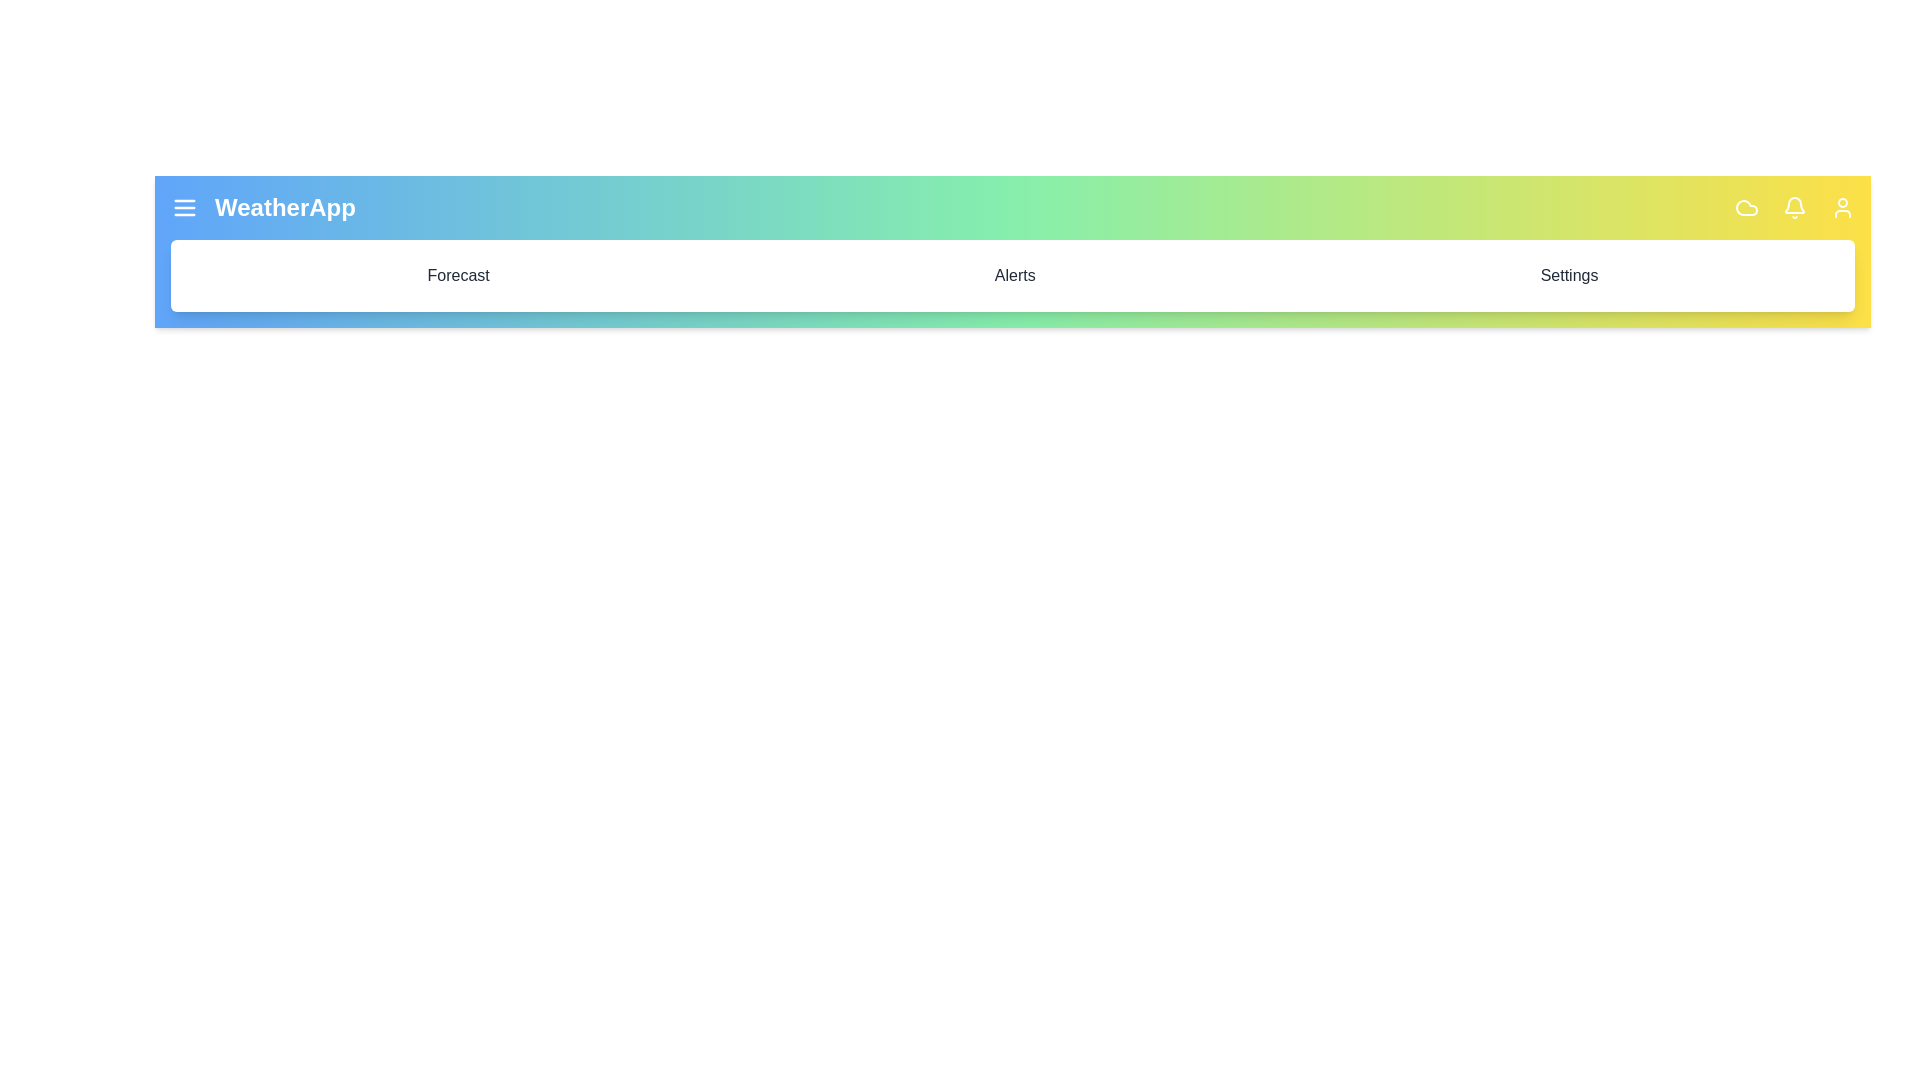  Describe the element at coordinates (1746, 208) in the screenshot. I see `the Cloud icon` at that location.